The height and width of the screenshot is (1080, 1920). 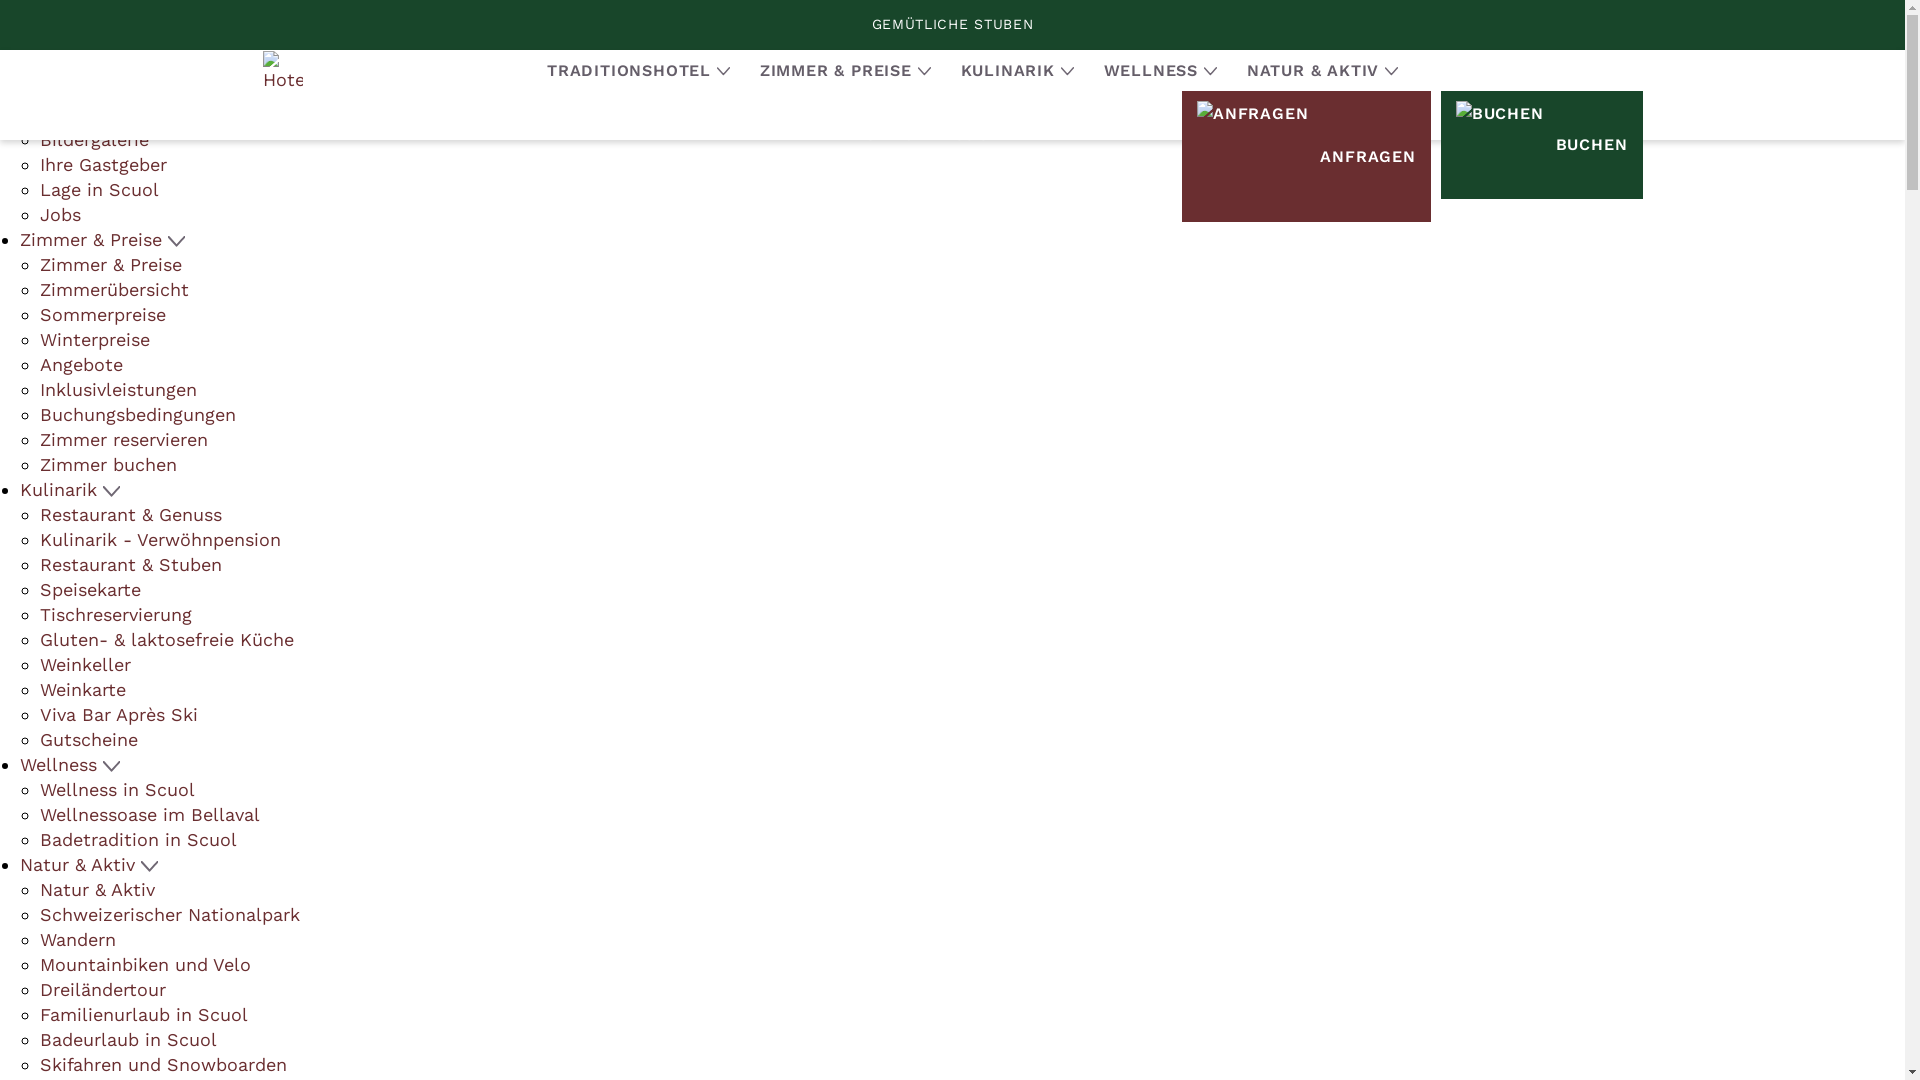 I want to click on 'Winterpreise', so click(x=94, y=338).